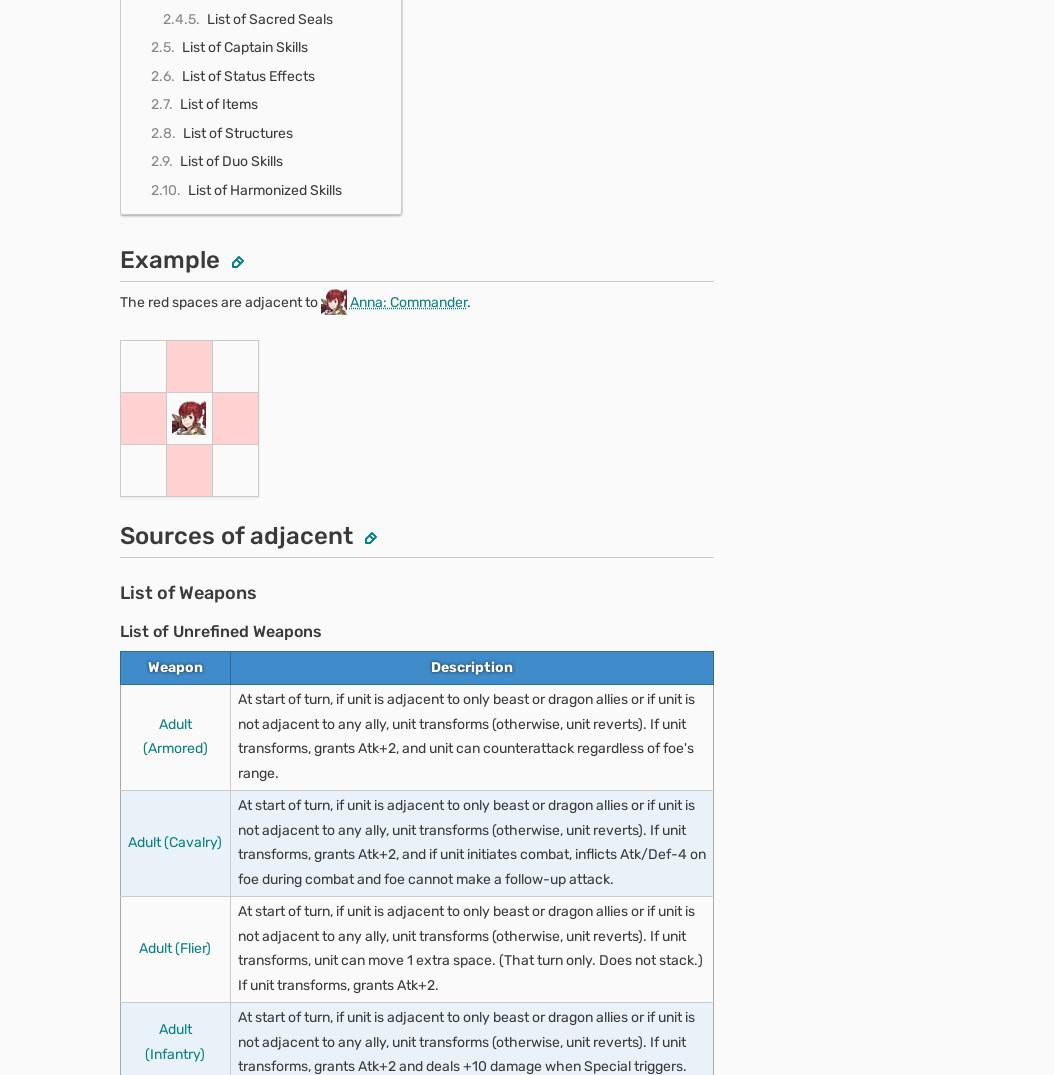 This screenshot has width=1054, height=1075. Describe the element at coordinates (208, 909) in the screenshot. I see `'Odd Def Wave 2'` at that location.